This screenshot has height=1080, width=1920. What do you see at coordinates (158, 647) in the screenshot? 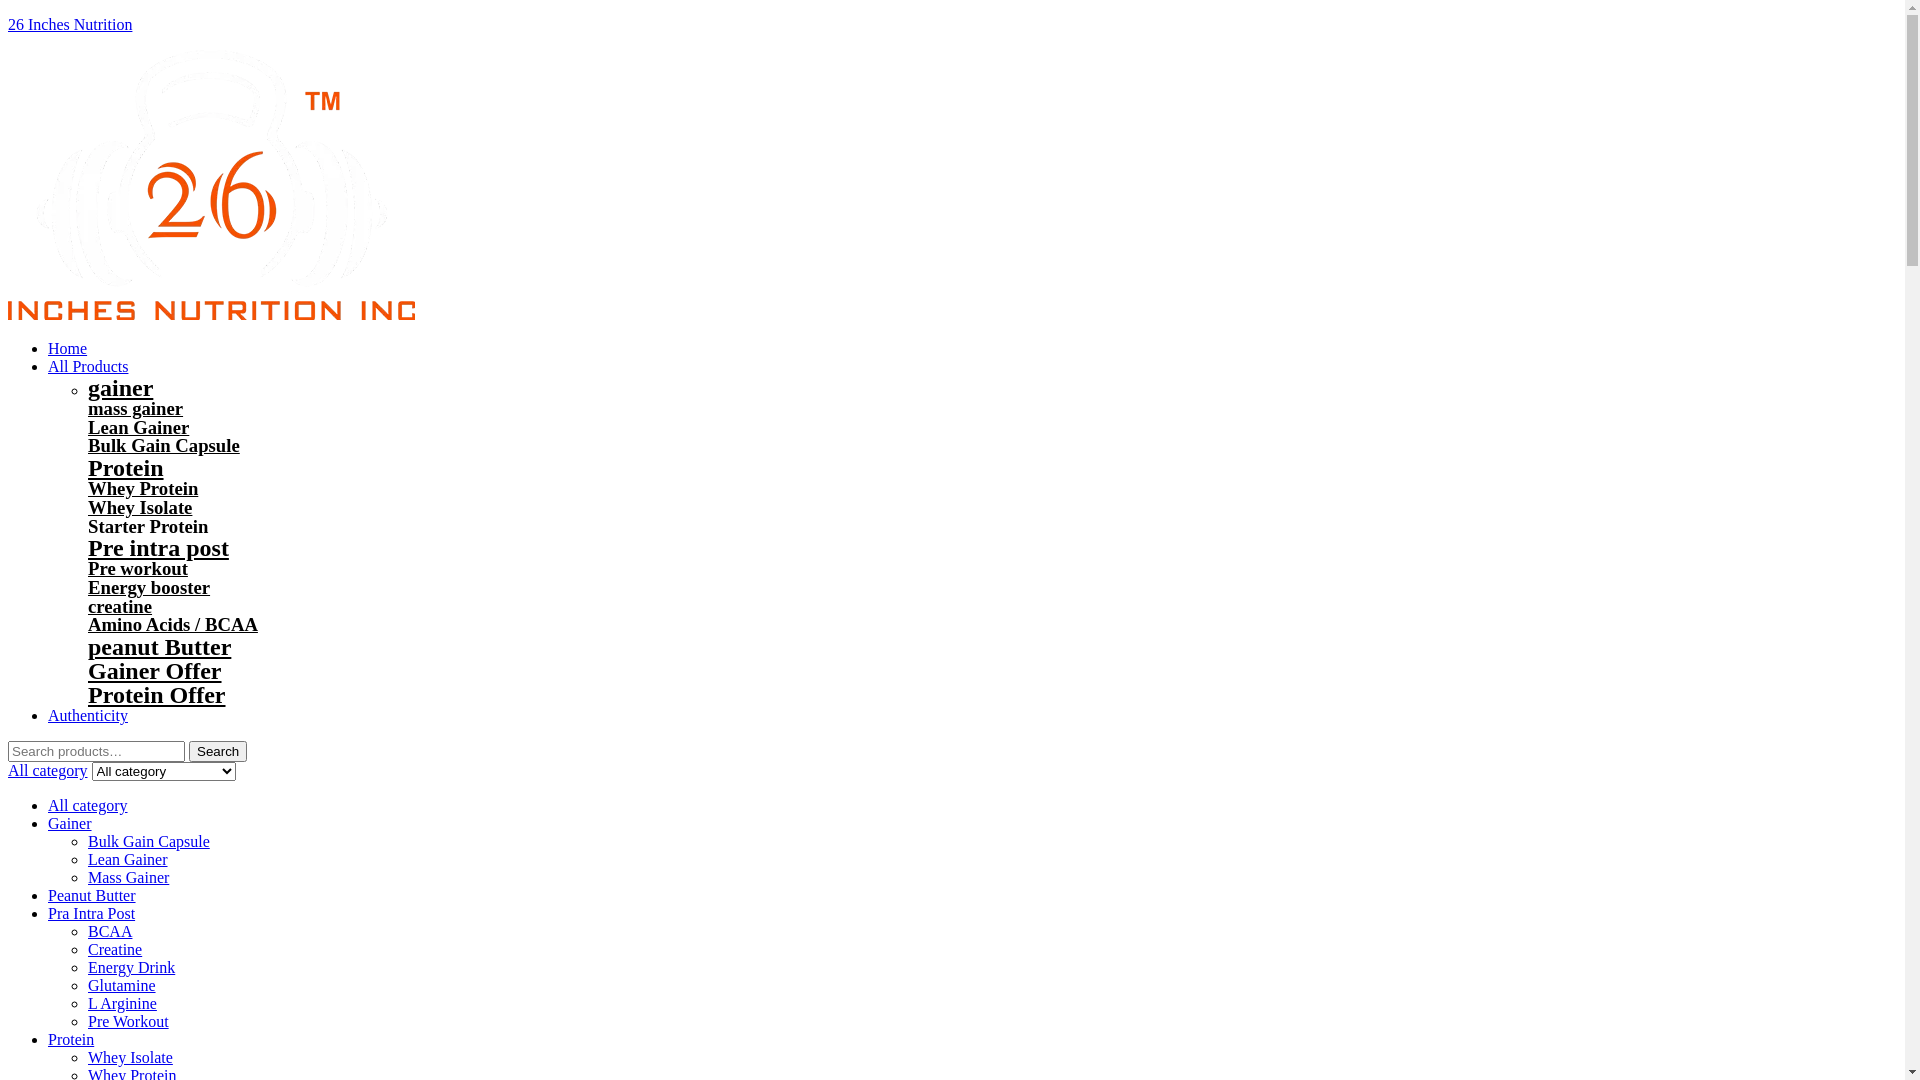
I see `'peanut Butter'` at bounding box center [158, 647].